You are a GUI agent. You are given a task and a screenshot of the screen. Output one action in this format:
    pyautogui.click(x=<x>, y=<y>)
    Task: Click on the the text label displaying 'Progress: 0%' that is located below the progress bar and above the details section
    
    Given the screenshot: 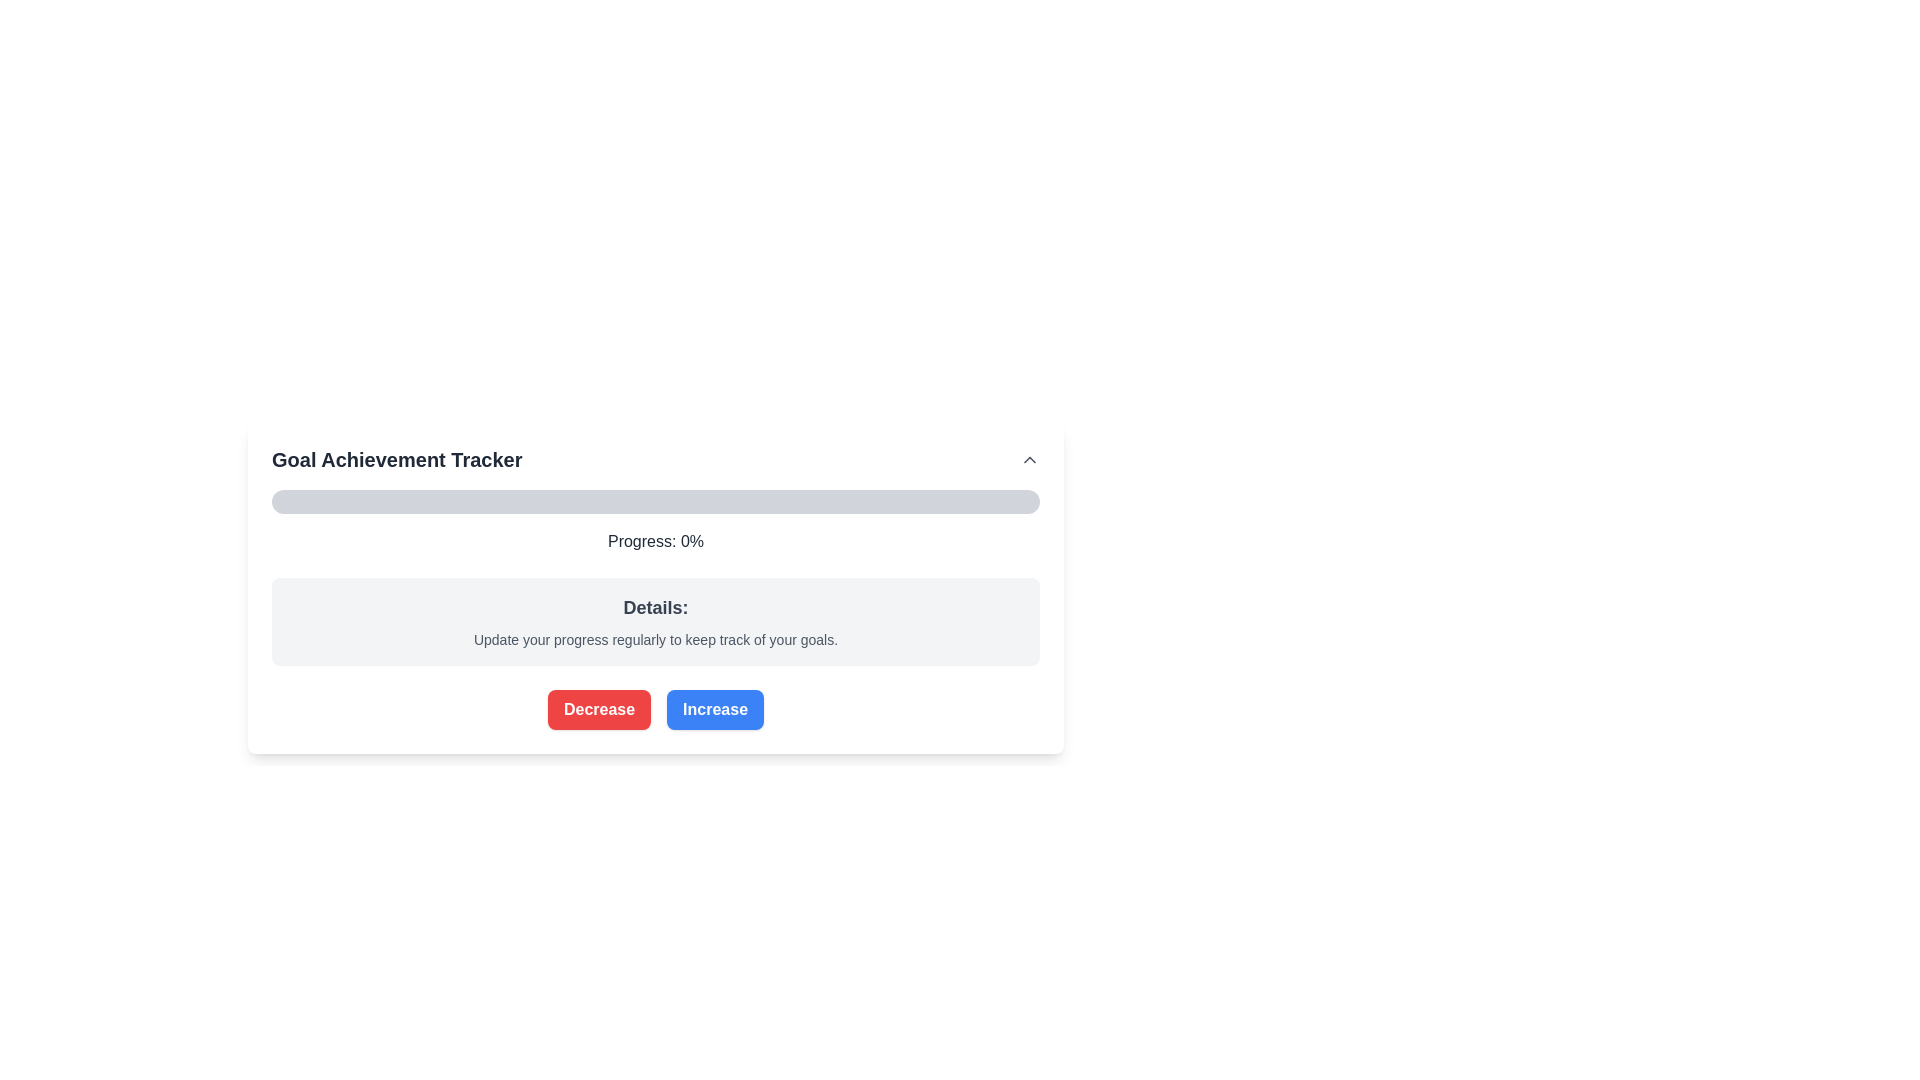 What is the action you would take?
    pyautogui.click(x=656, y=542)
    